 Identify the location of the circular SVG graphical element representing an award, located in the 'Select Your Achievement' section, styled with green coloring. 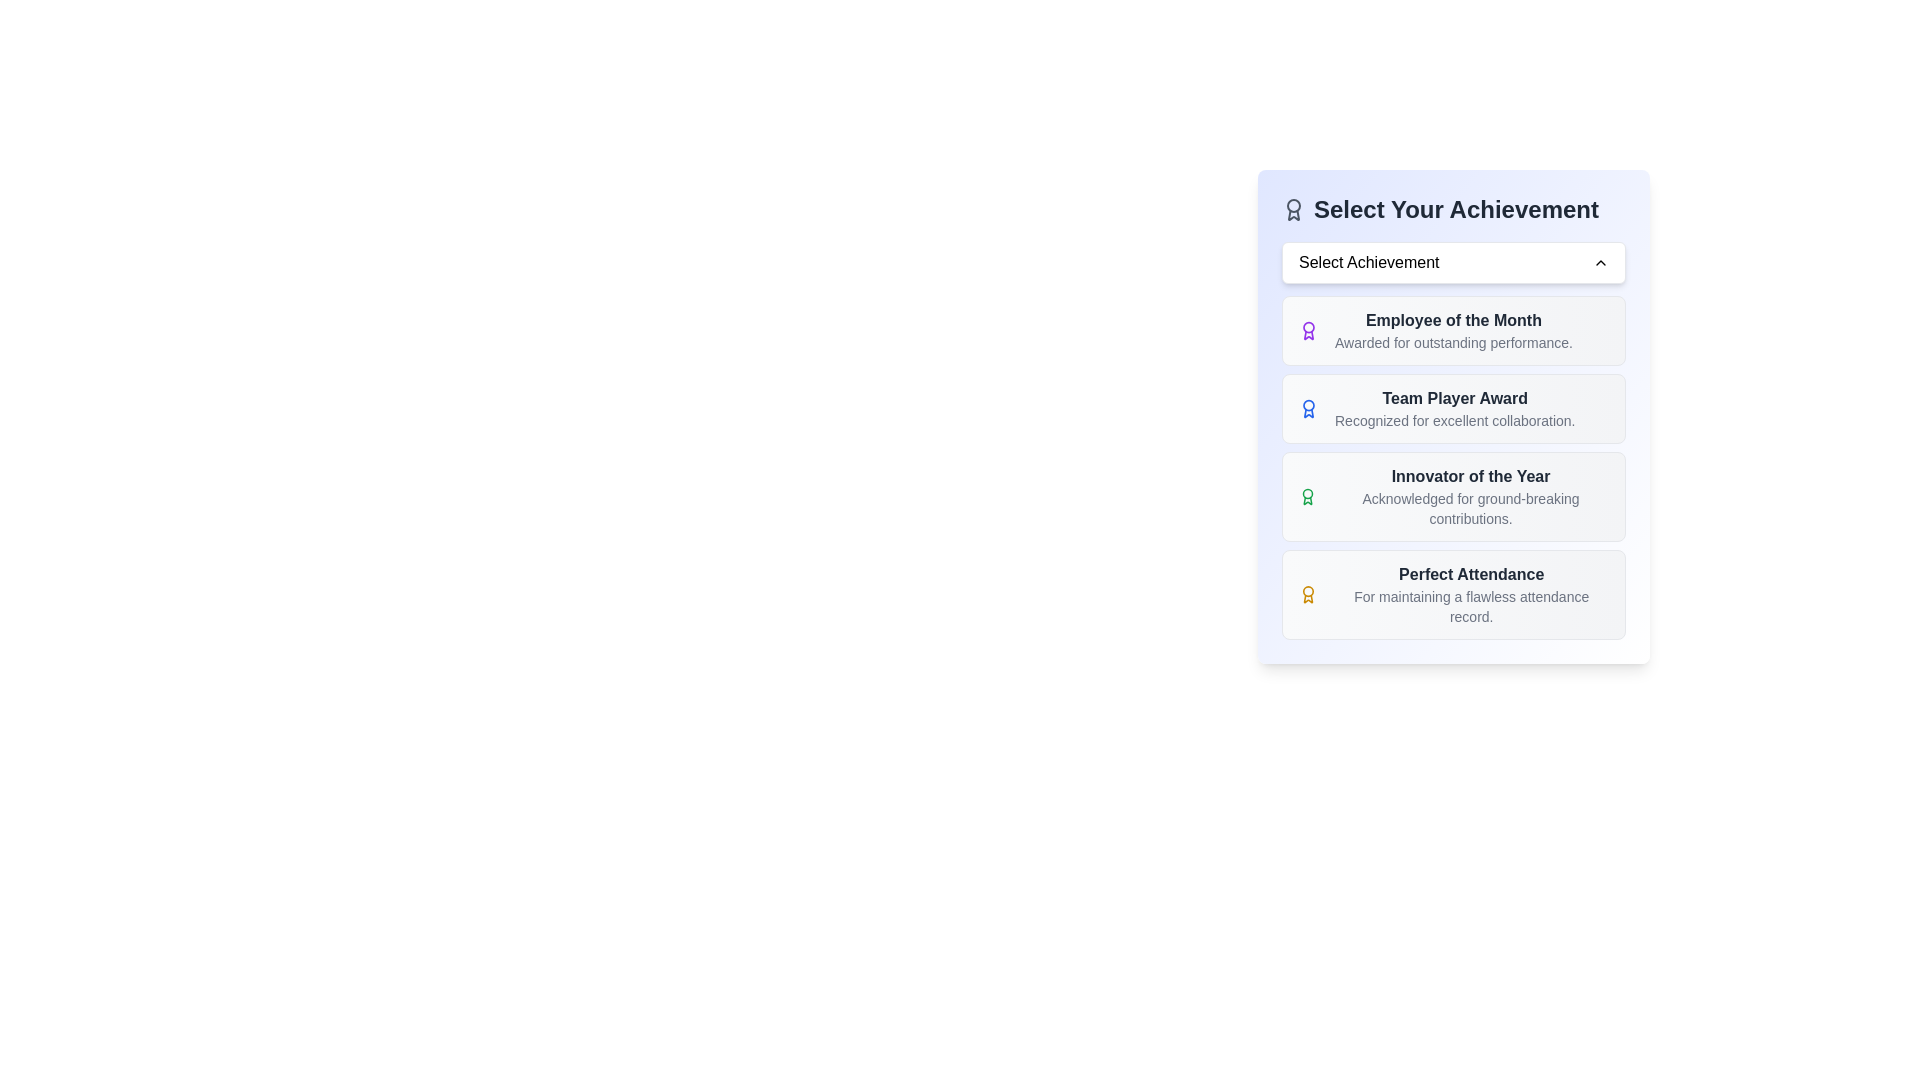
(1308, 493).